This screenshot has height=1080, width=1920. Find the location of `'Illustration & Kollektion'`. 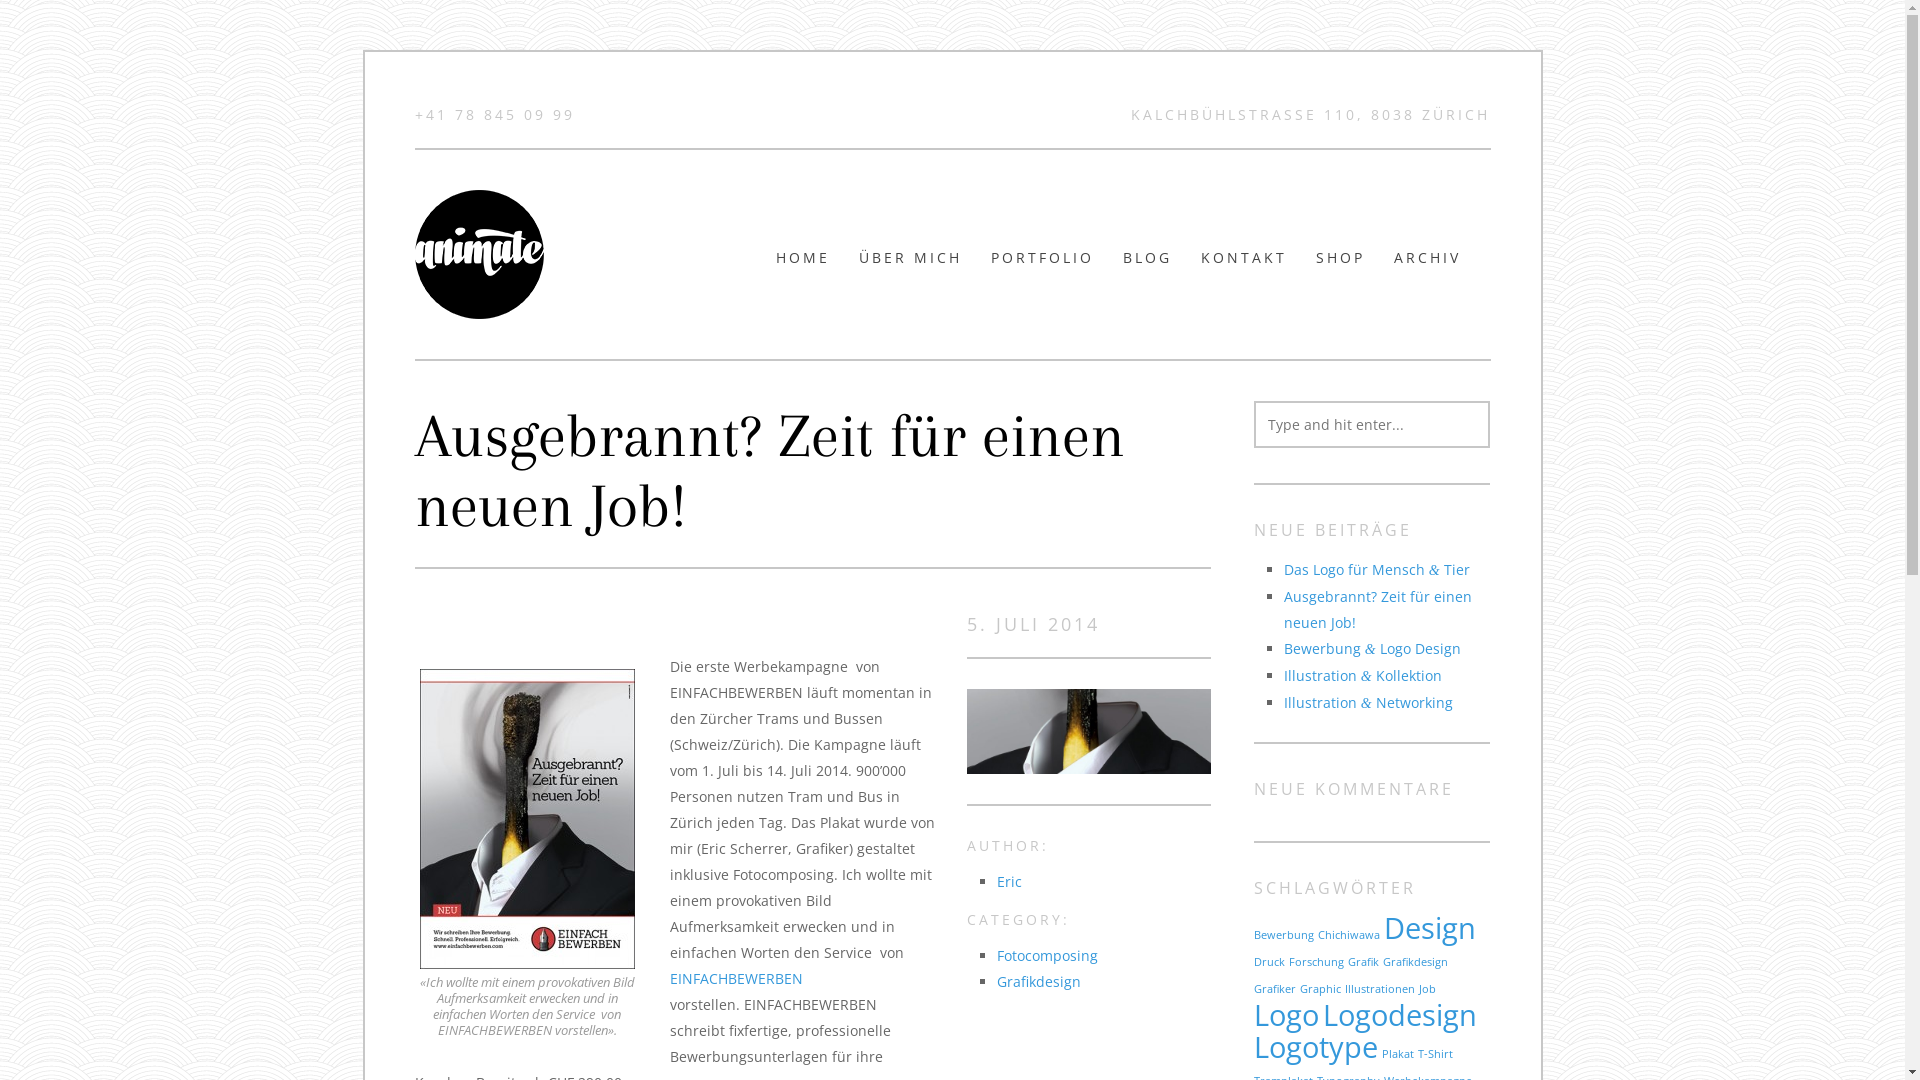

'Illustration & Kollektion' is located at coordinates (1362, 675).